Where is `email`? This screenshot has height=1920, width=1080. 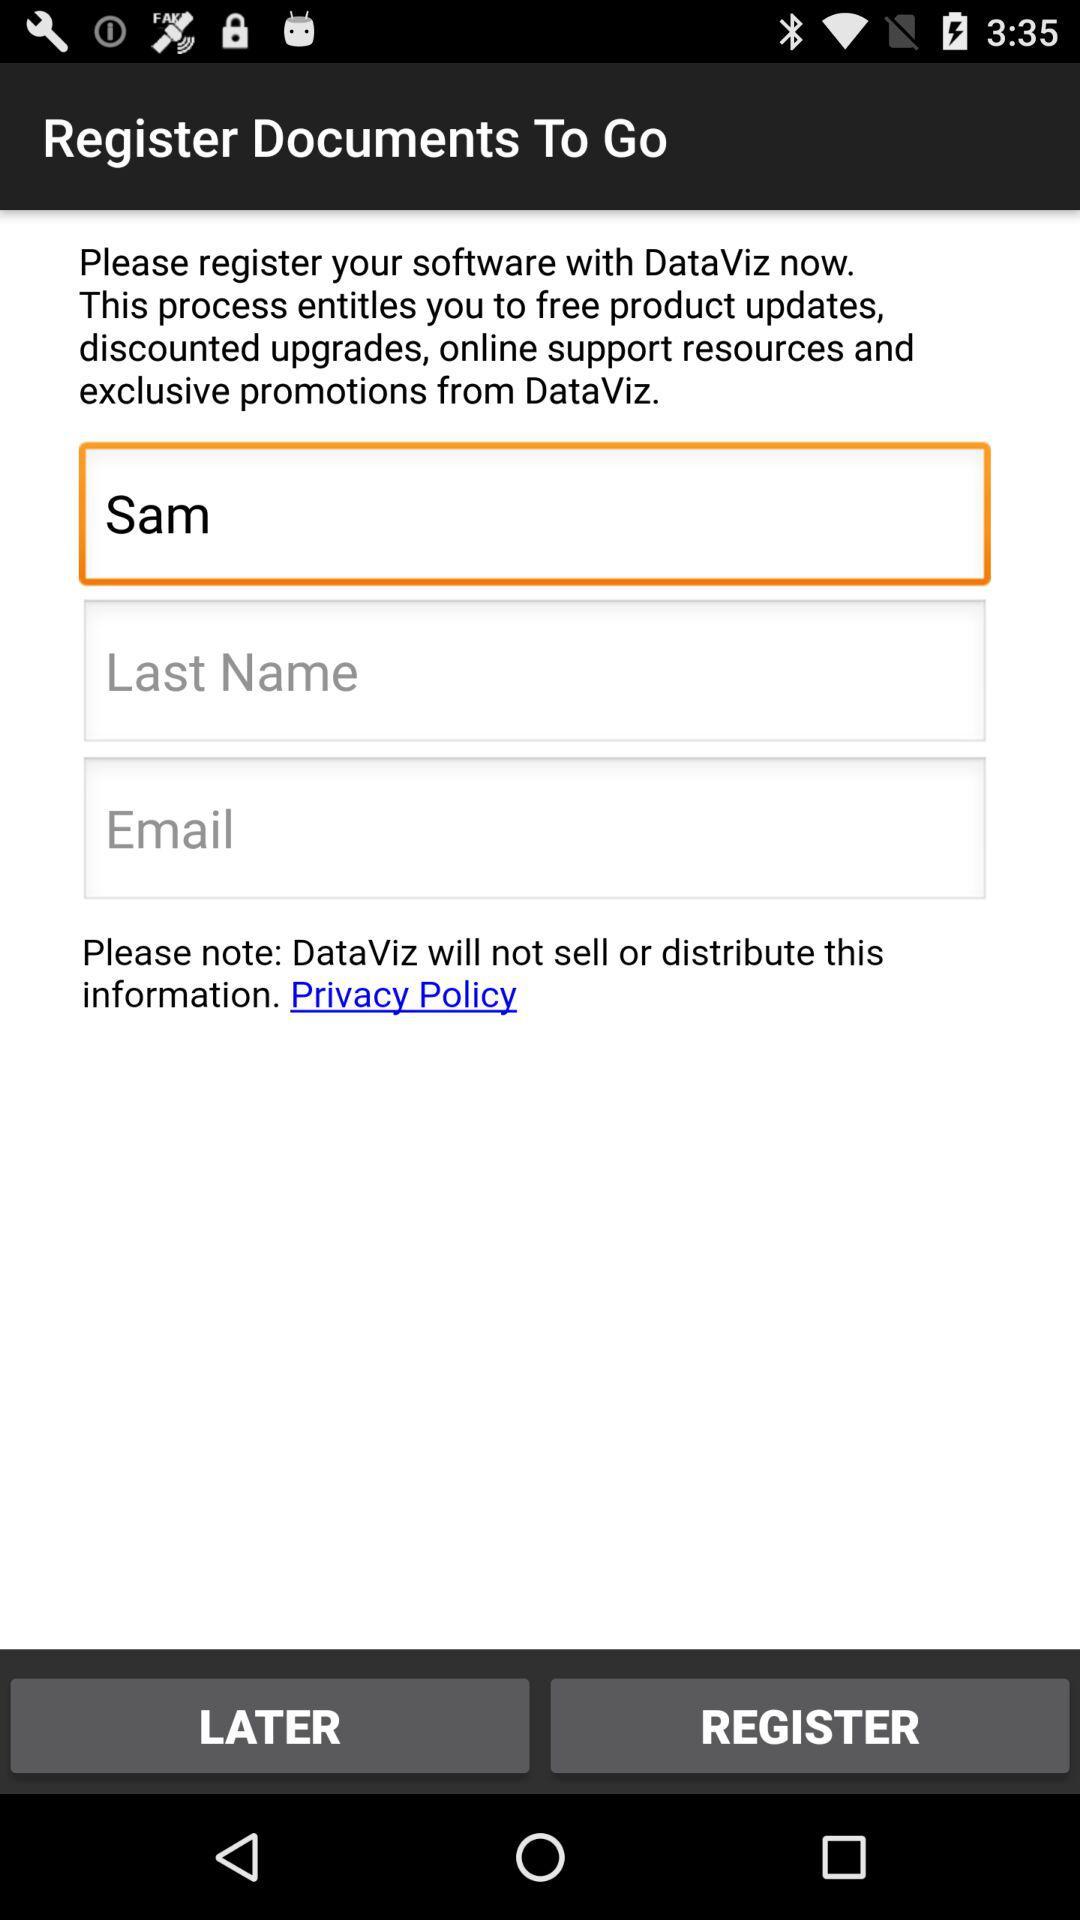 email is located at coordinates (533, 834).